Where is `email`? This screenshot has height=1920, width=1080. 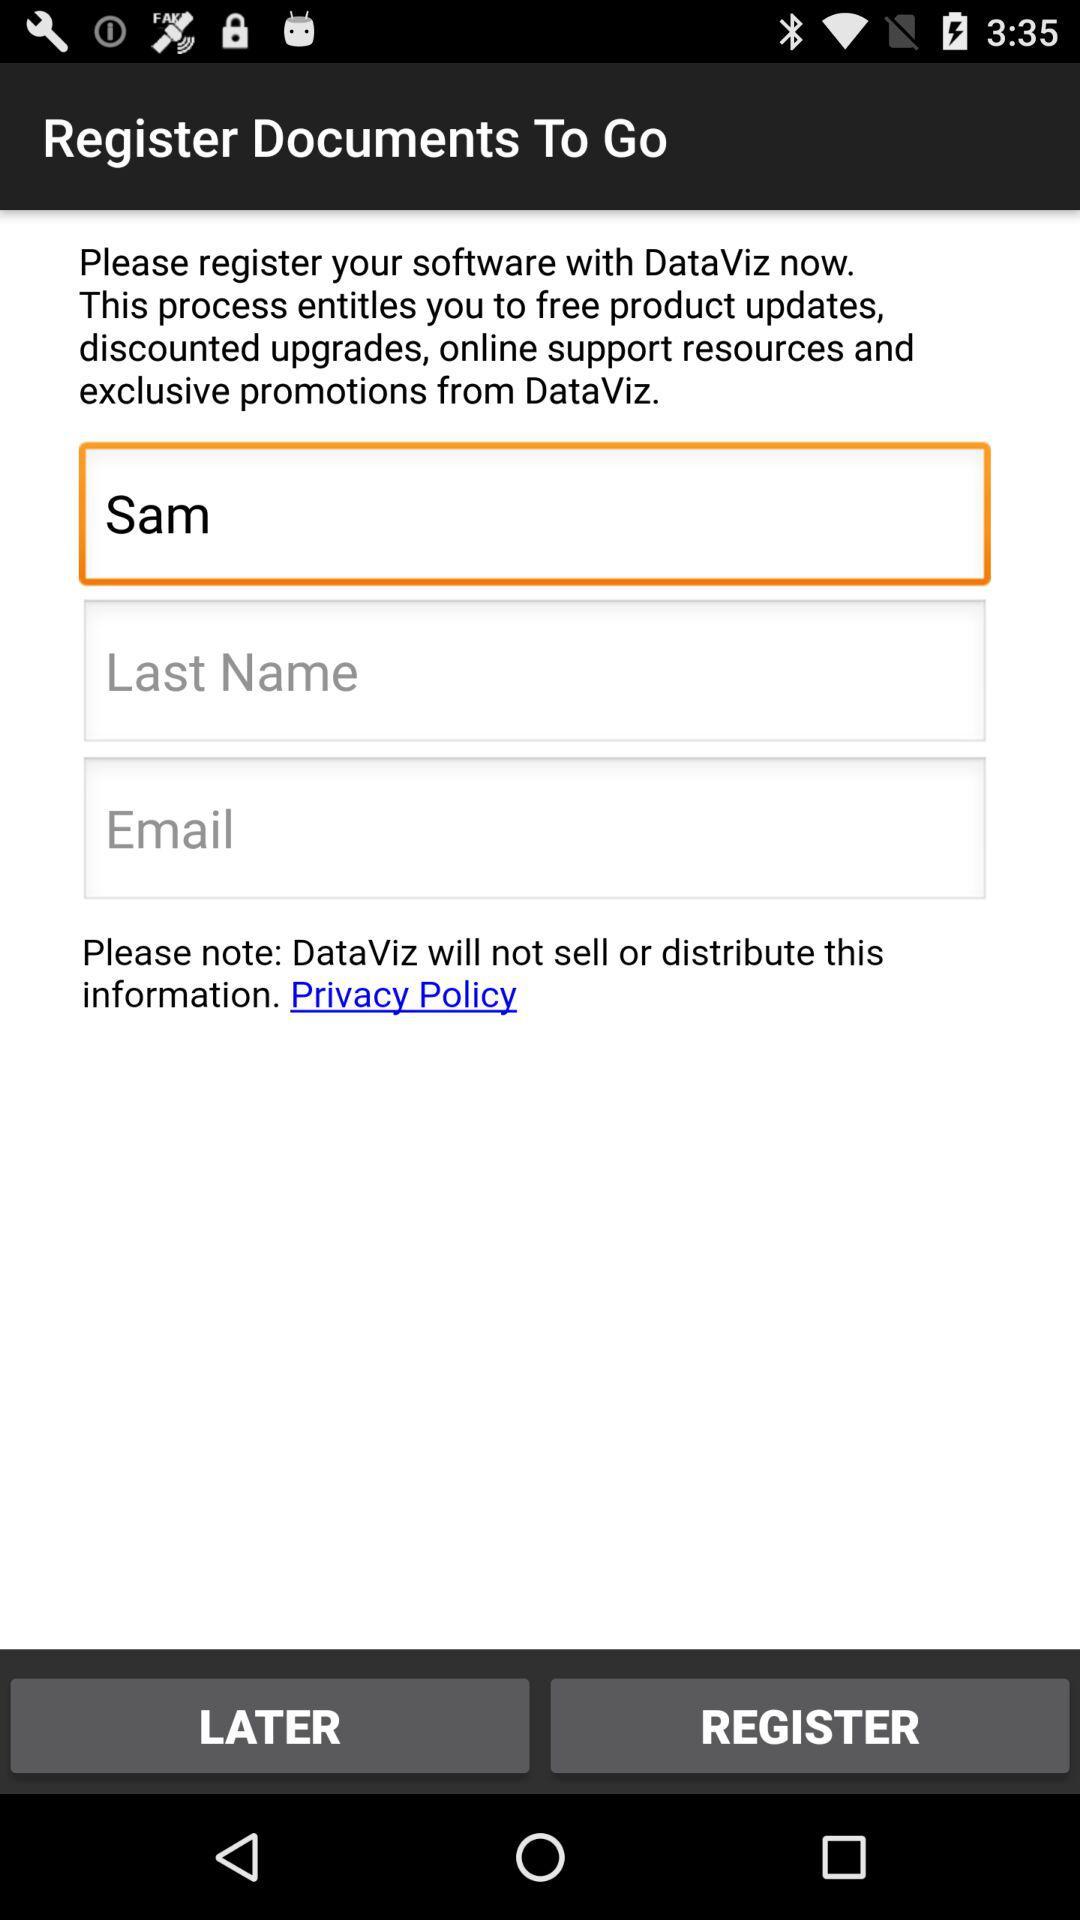 email is located at coordinates (533, 834).